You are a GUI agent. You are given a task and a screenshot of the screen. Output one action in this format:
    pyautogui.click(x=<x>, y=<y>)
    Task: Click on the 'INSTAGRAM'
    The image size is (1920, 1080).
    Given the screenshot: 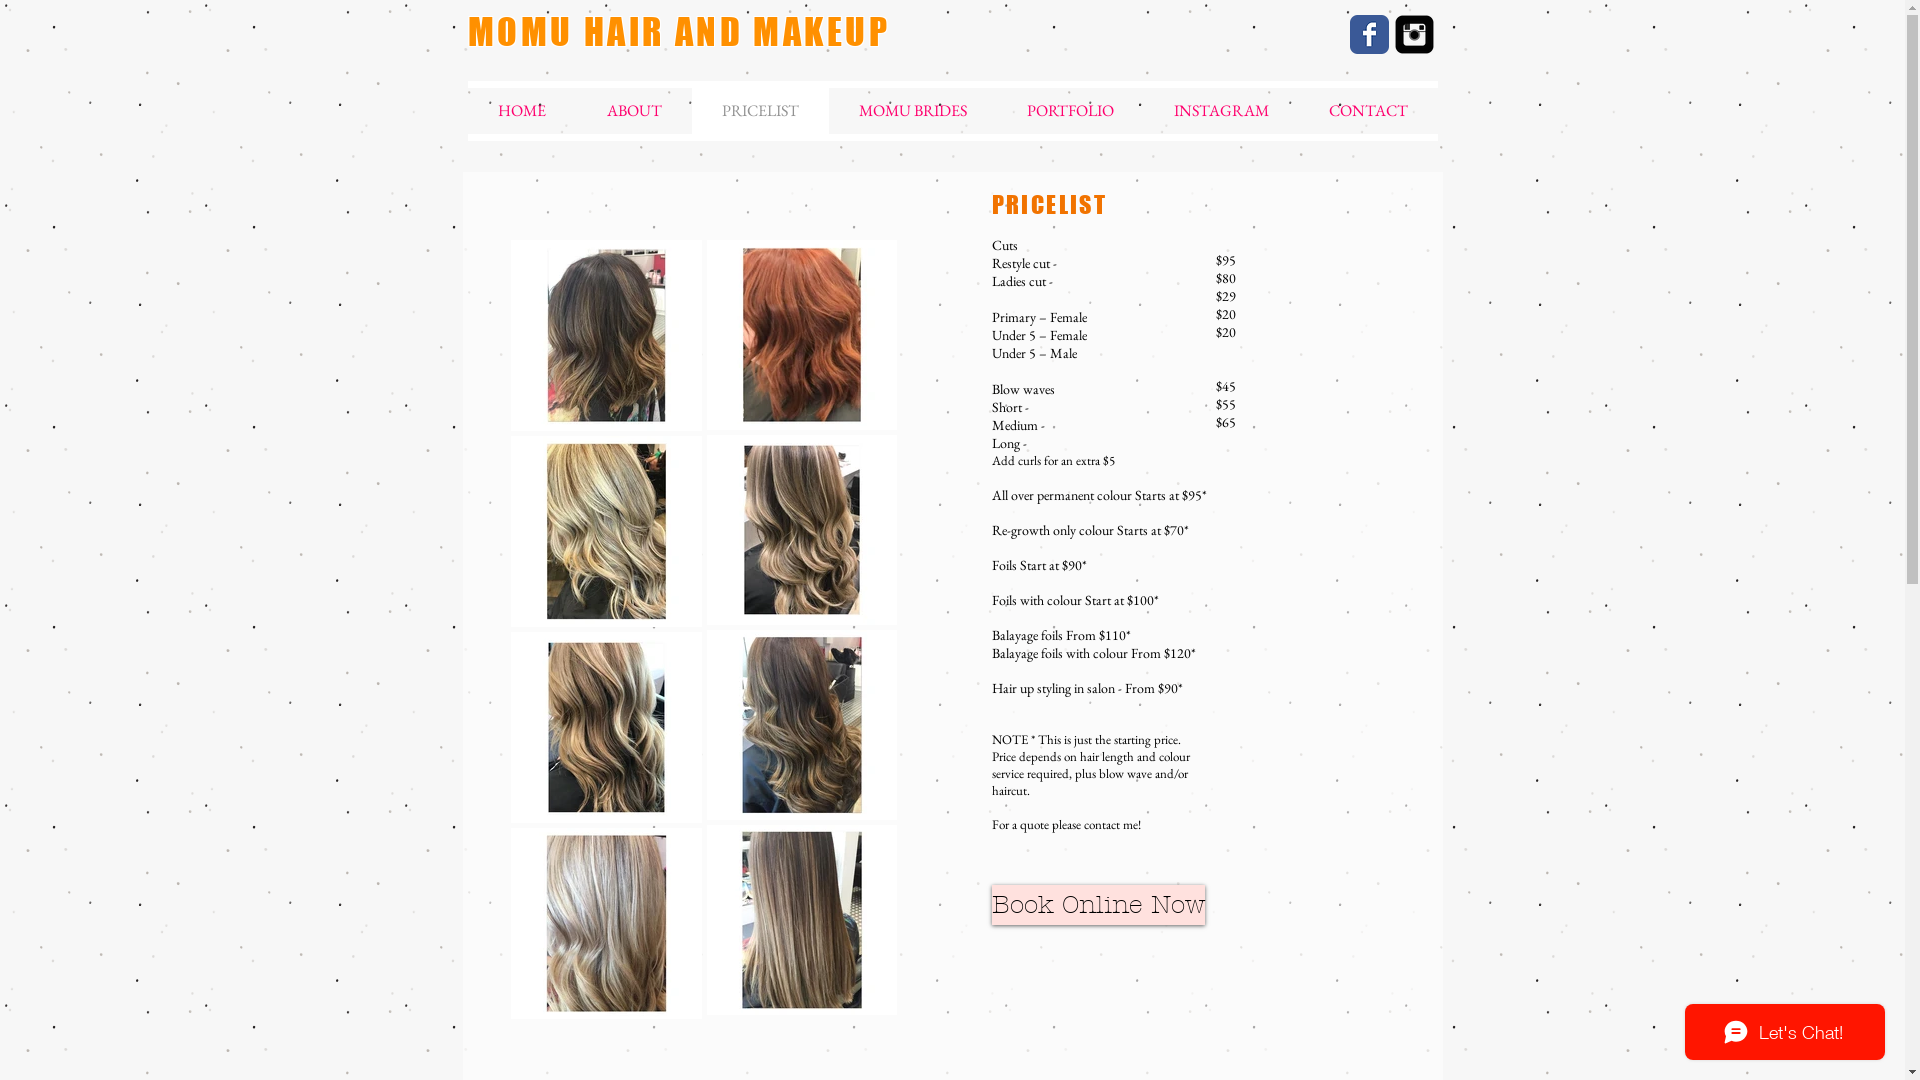 What is the action you would take?
    pyautogui.click(x=1220, y=111)
    